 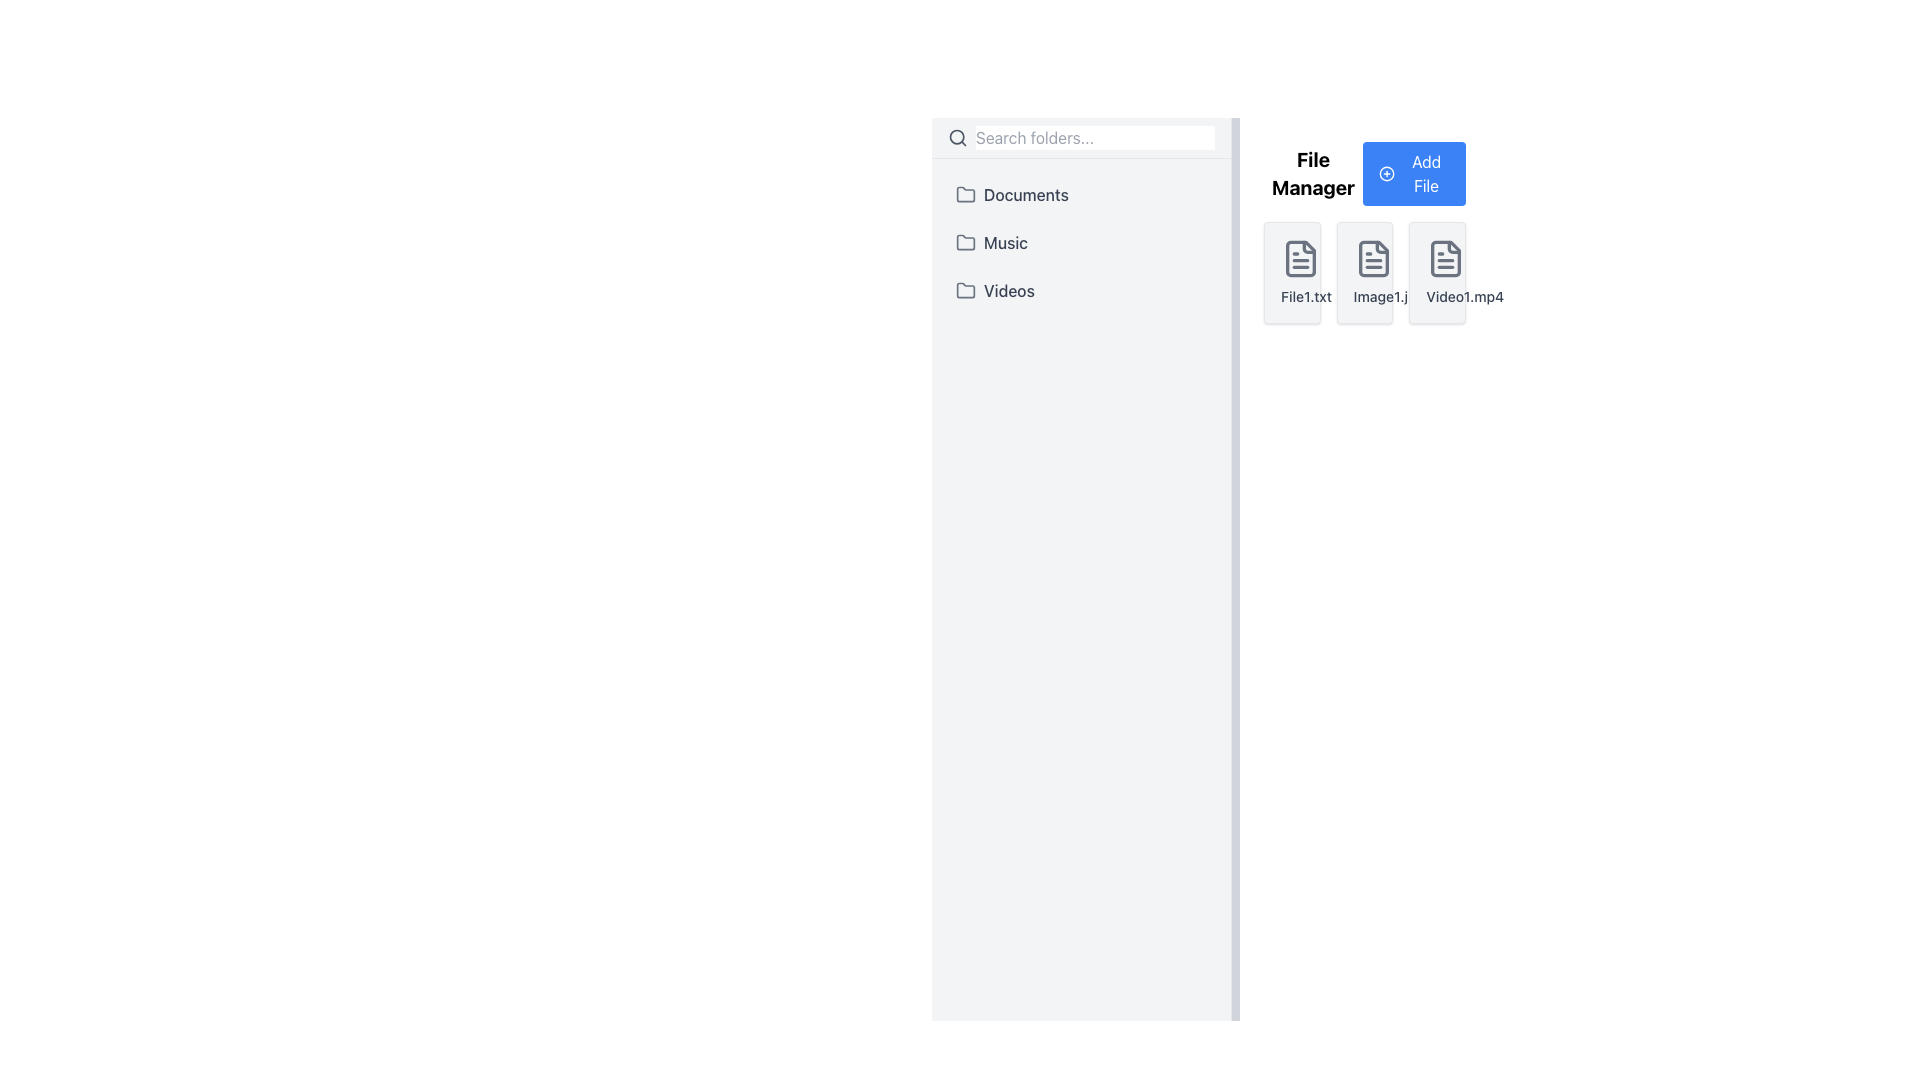 What do you see at coordinates (965, 241) in the screenshot?
I see `the 'Music' directory icon located in the left sidebar, which is the second item in the list, positioned below 'Documents' and above 'Videos'` at bounding box center [965, 241].